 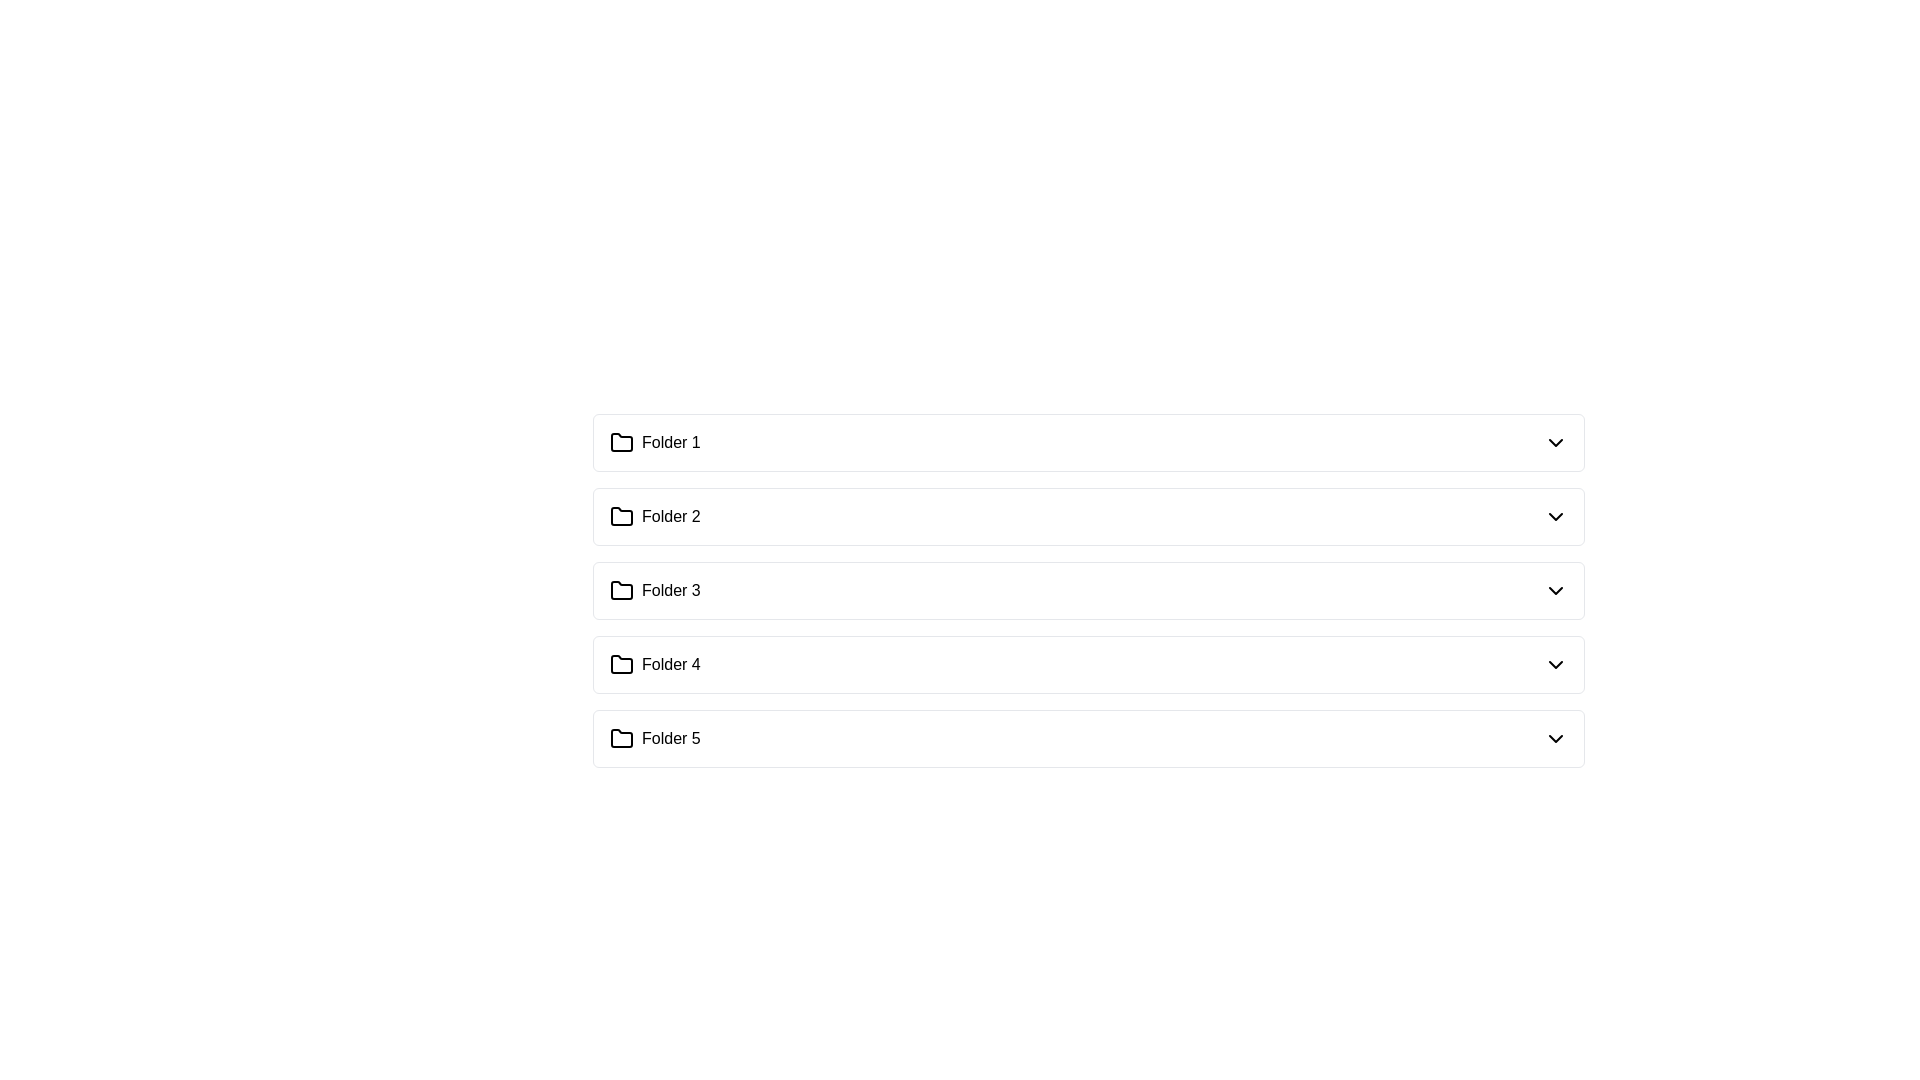 What do you see at coordinates (621, 441) in the screenshot?
I see `the graphic icon indicating 'Folder 1'` at bounding box center [621, 441].